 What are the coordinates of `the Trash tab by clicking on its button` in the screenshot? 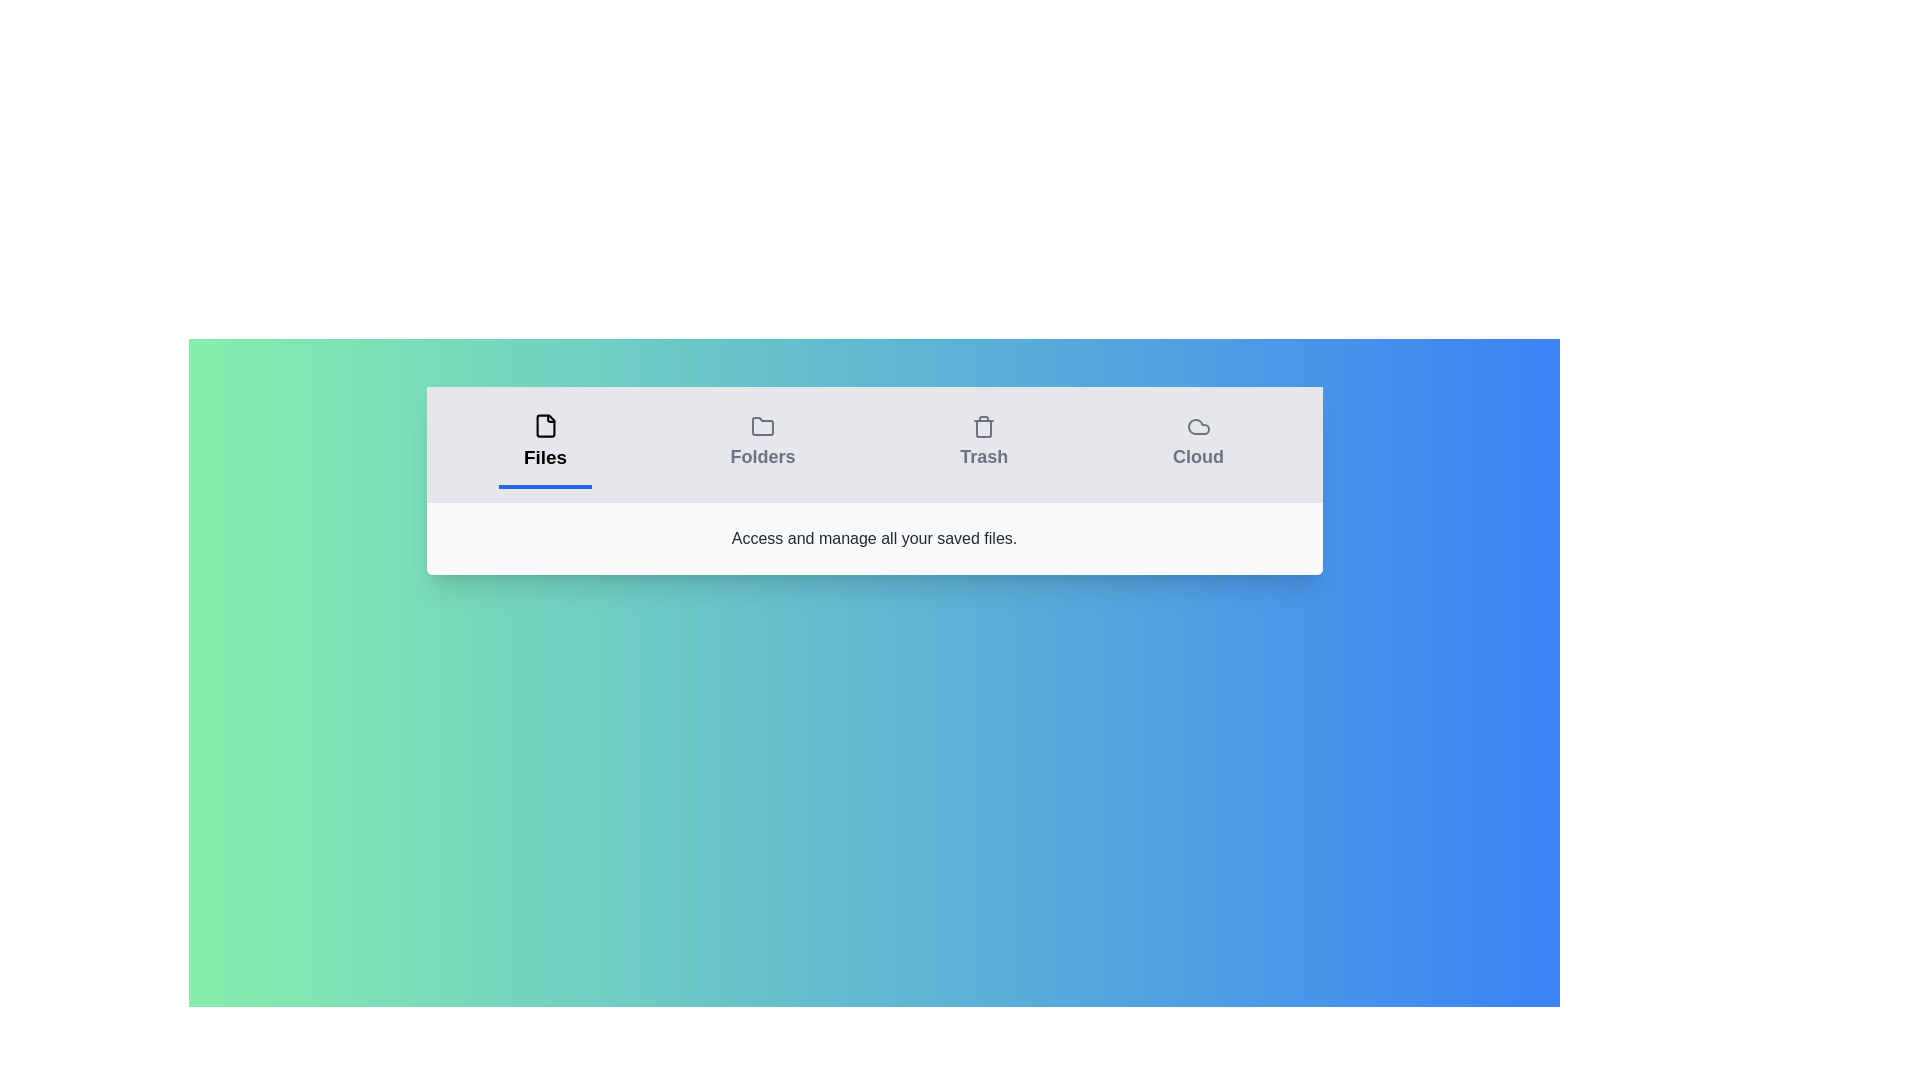 It's located at (984, 443).